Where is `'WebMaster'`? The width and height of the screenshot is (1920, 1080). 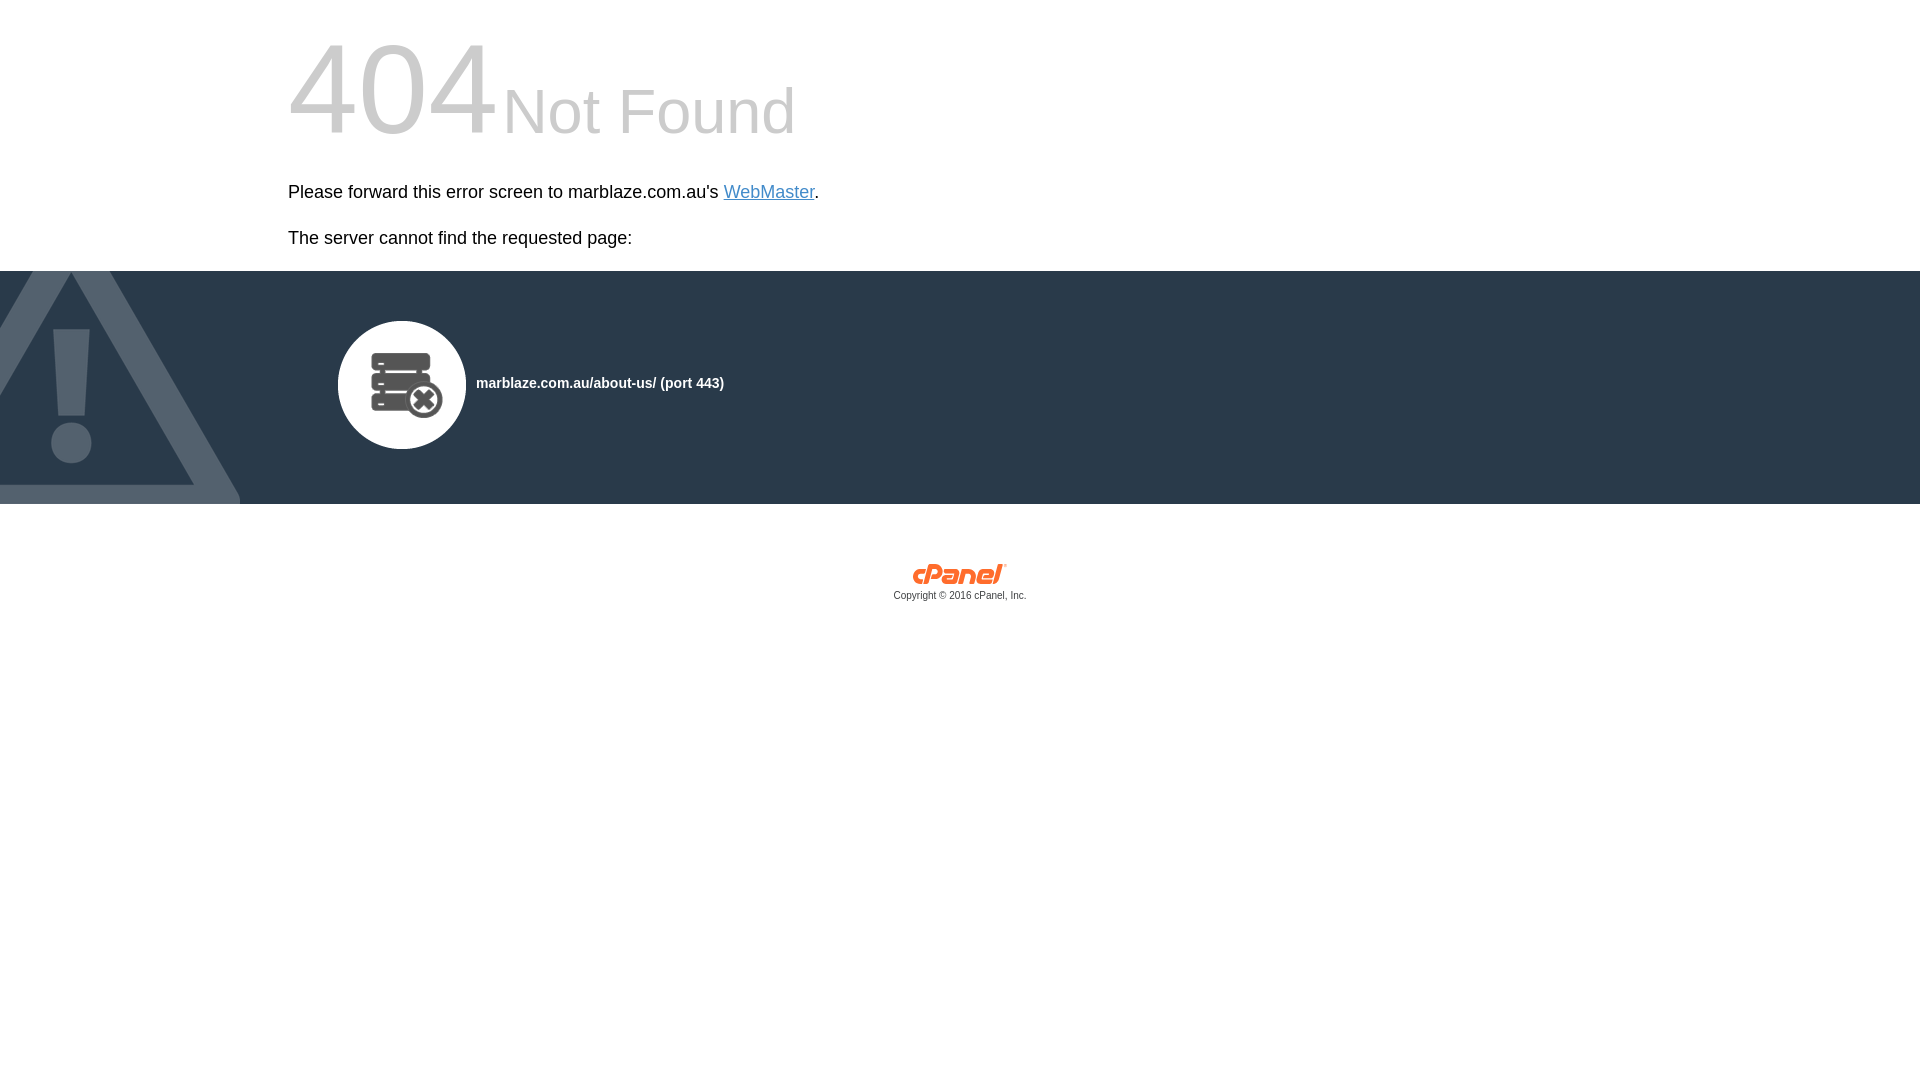
'WebMaster' is located at coordinates (723, 192).